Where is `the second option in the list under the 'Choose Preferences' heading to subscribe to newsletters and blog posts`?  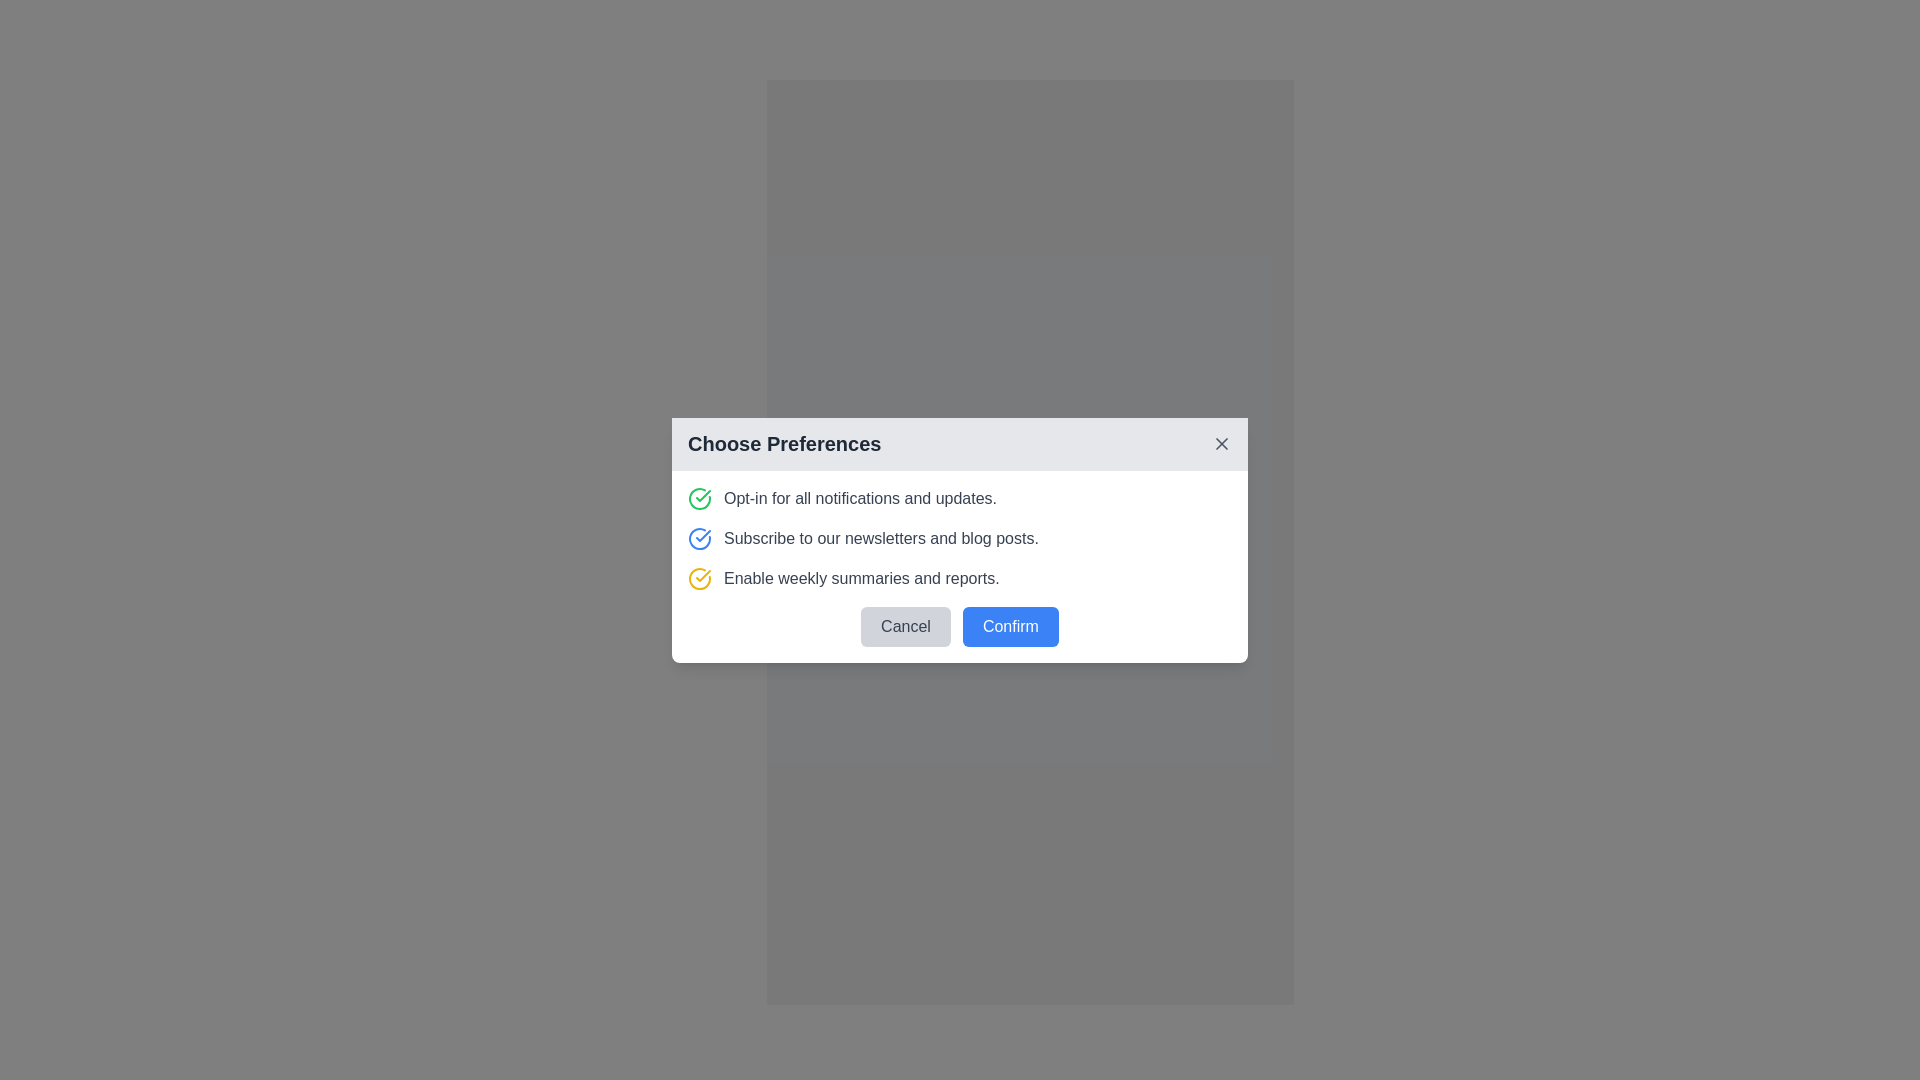 the second option in the list under the 'Choose Preferences' heading to subscribe to newsletters and blog posts is located at coordinates (960, 536).